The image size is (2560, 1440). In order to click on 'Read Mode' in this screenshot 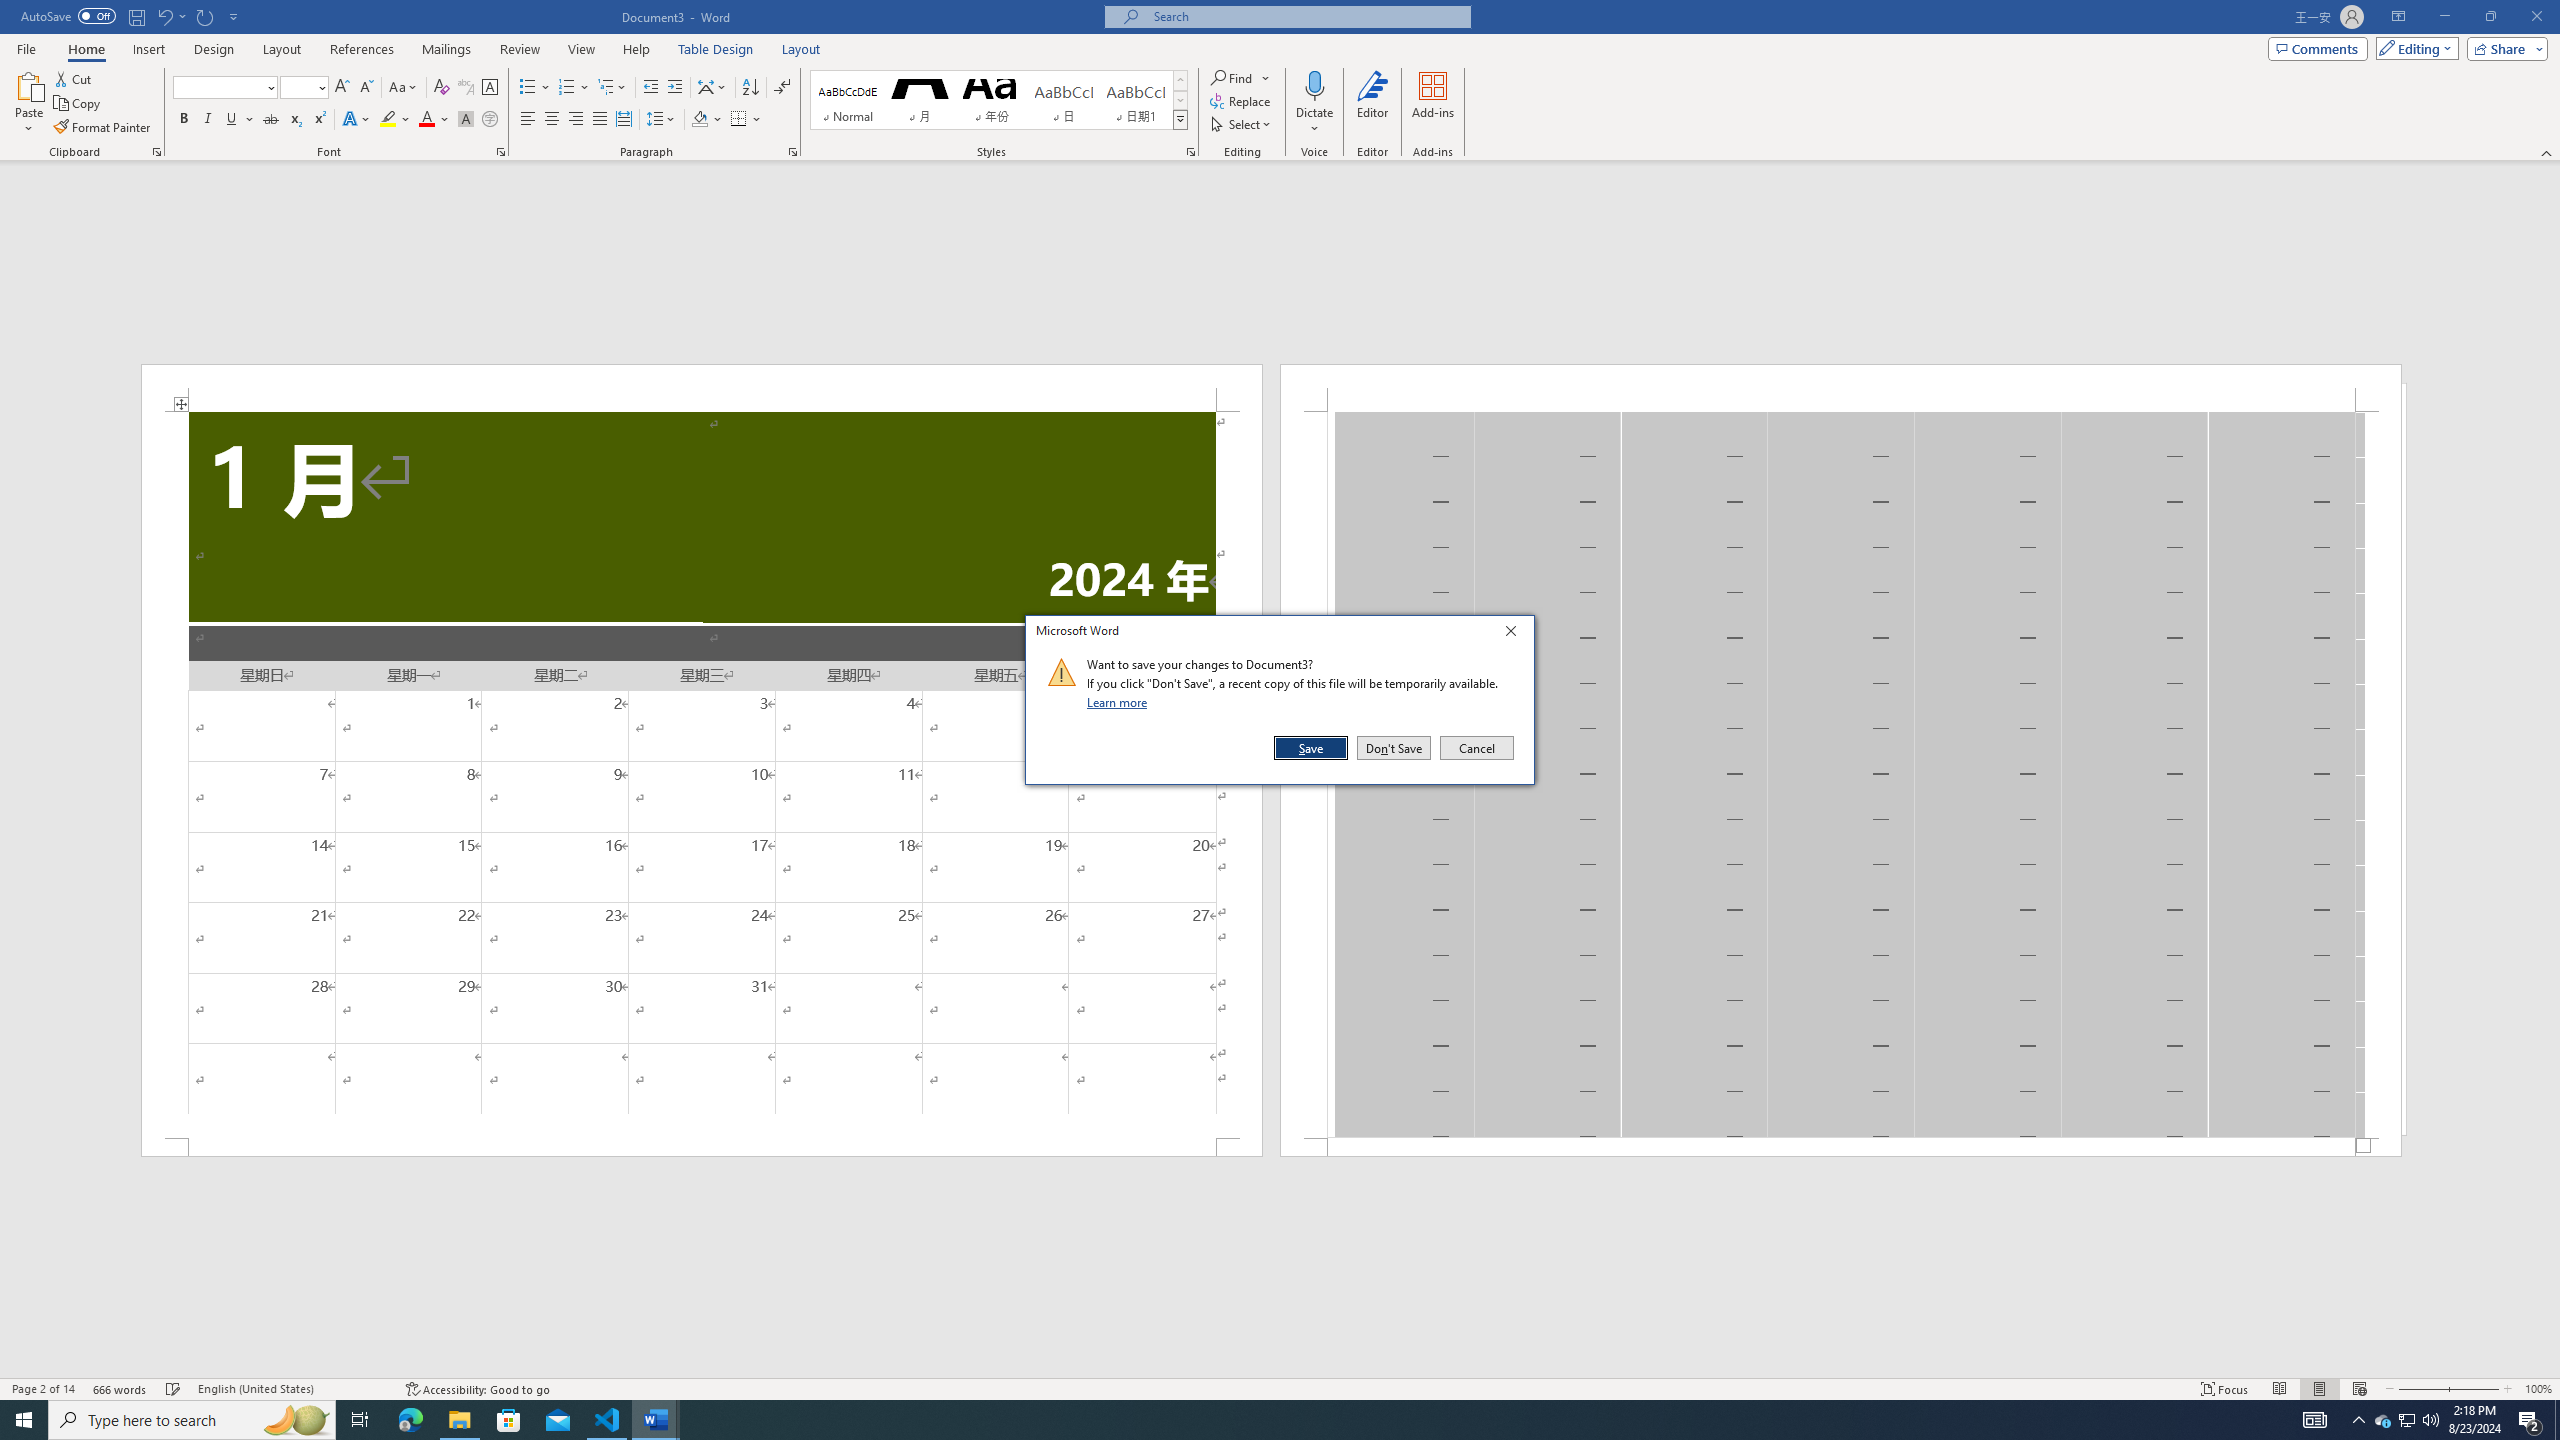, I will do `click(2278, 1389)`.